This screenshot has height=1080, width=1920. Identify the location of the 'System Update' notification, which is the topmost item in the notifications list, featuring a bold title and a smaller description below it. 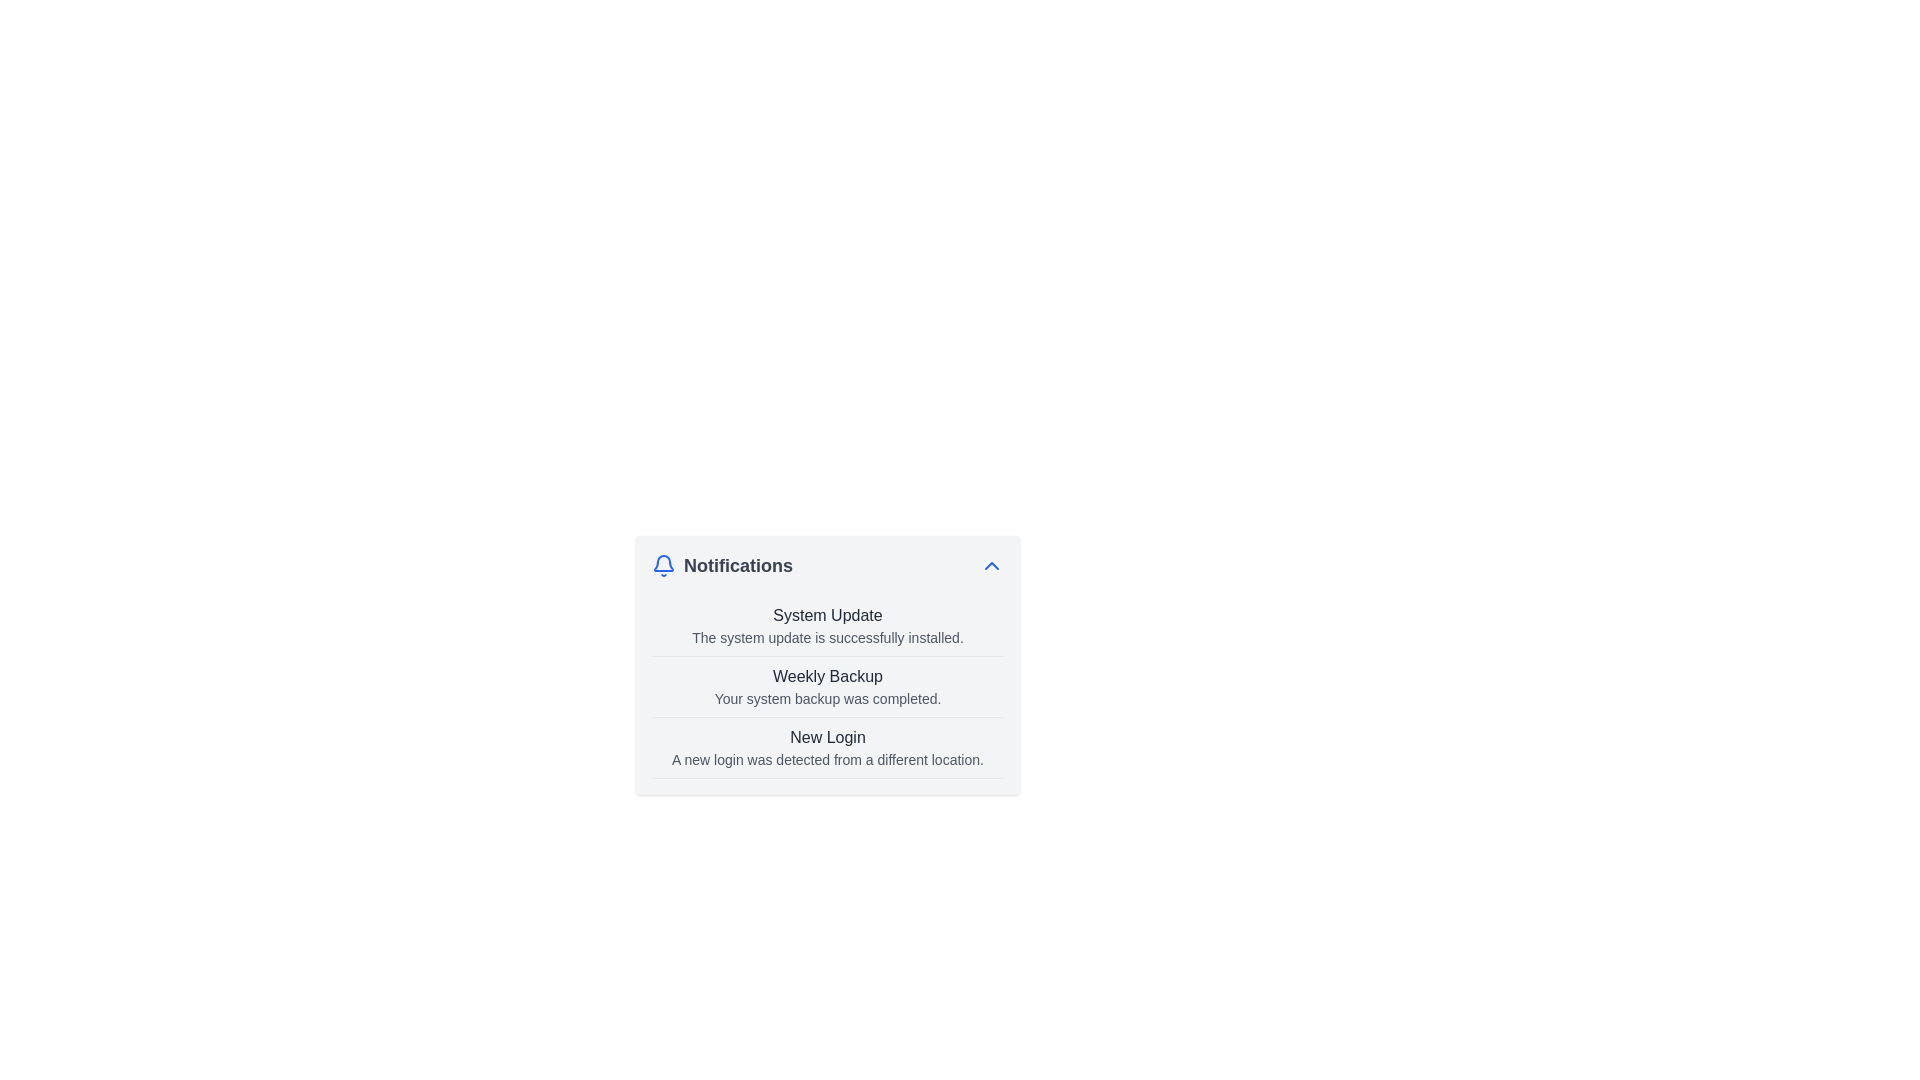
(828, 624).